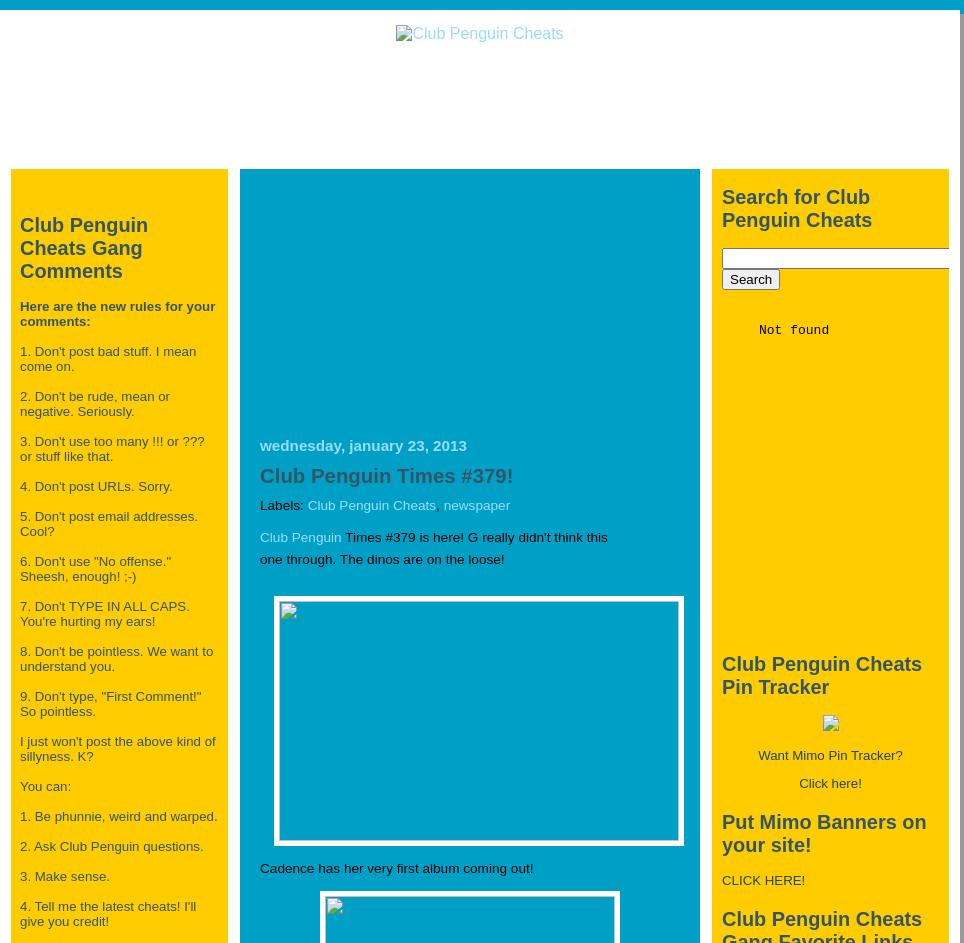 The height and width of the screenshot is (943, 964). What do you see at coordinates (386, 473) in the screenshot?
I see `'Club Penguin Times #379!'` at bounding box center [386, 473].